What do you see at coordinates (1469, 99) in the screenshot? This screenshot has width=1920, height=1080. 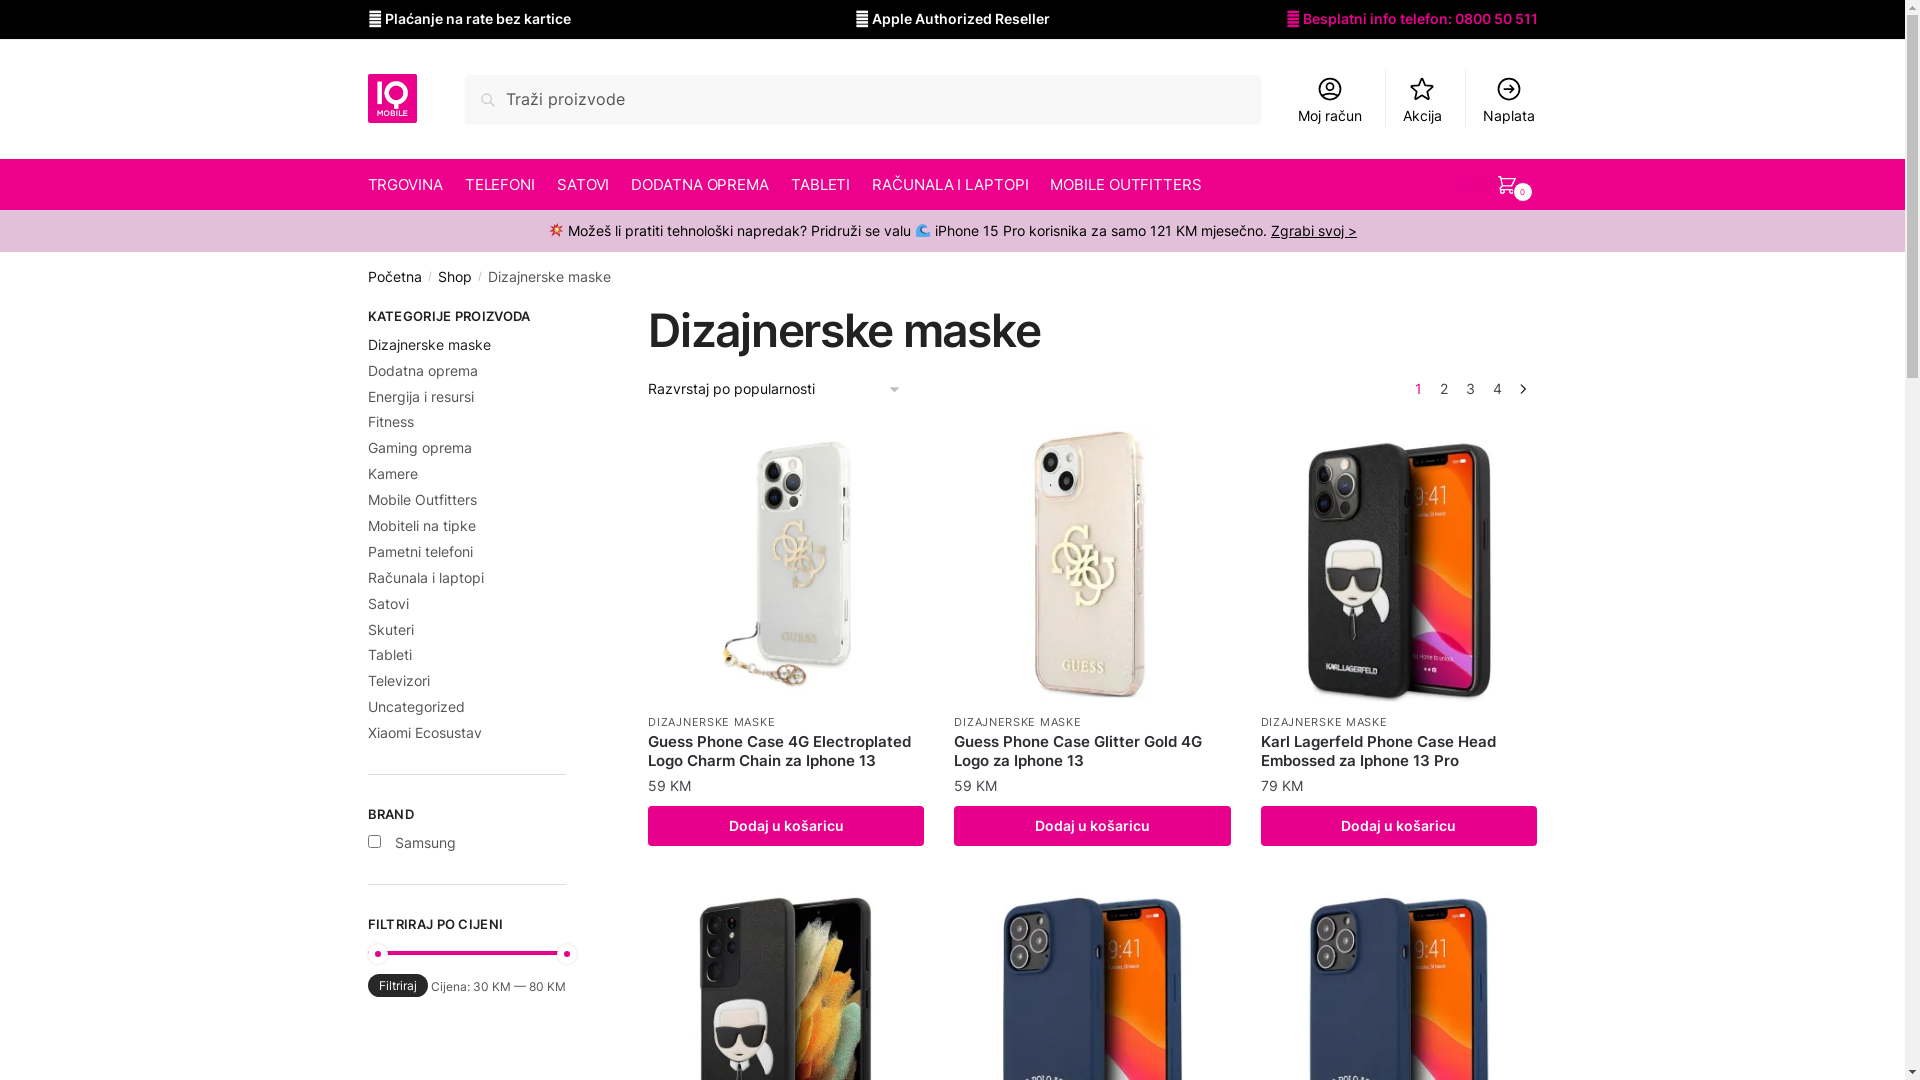 I see `'Naplata'` at bounding box center [1469, 99].